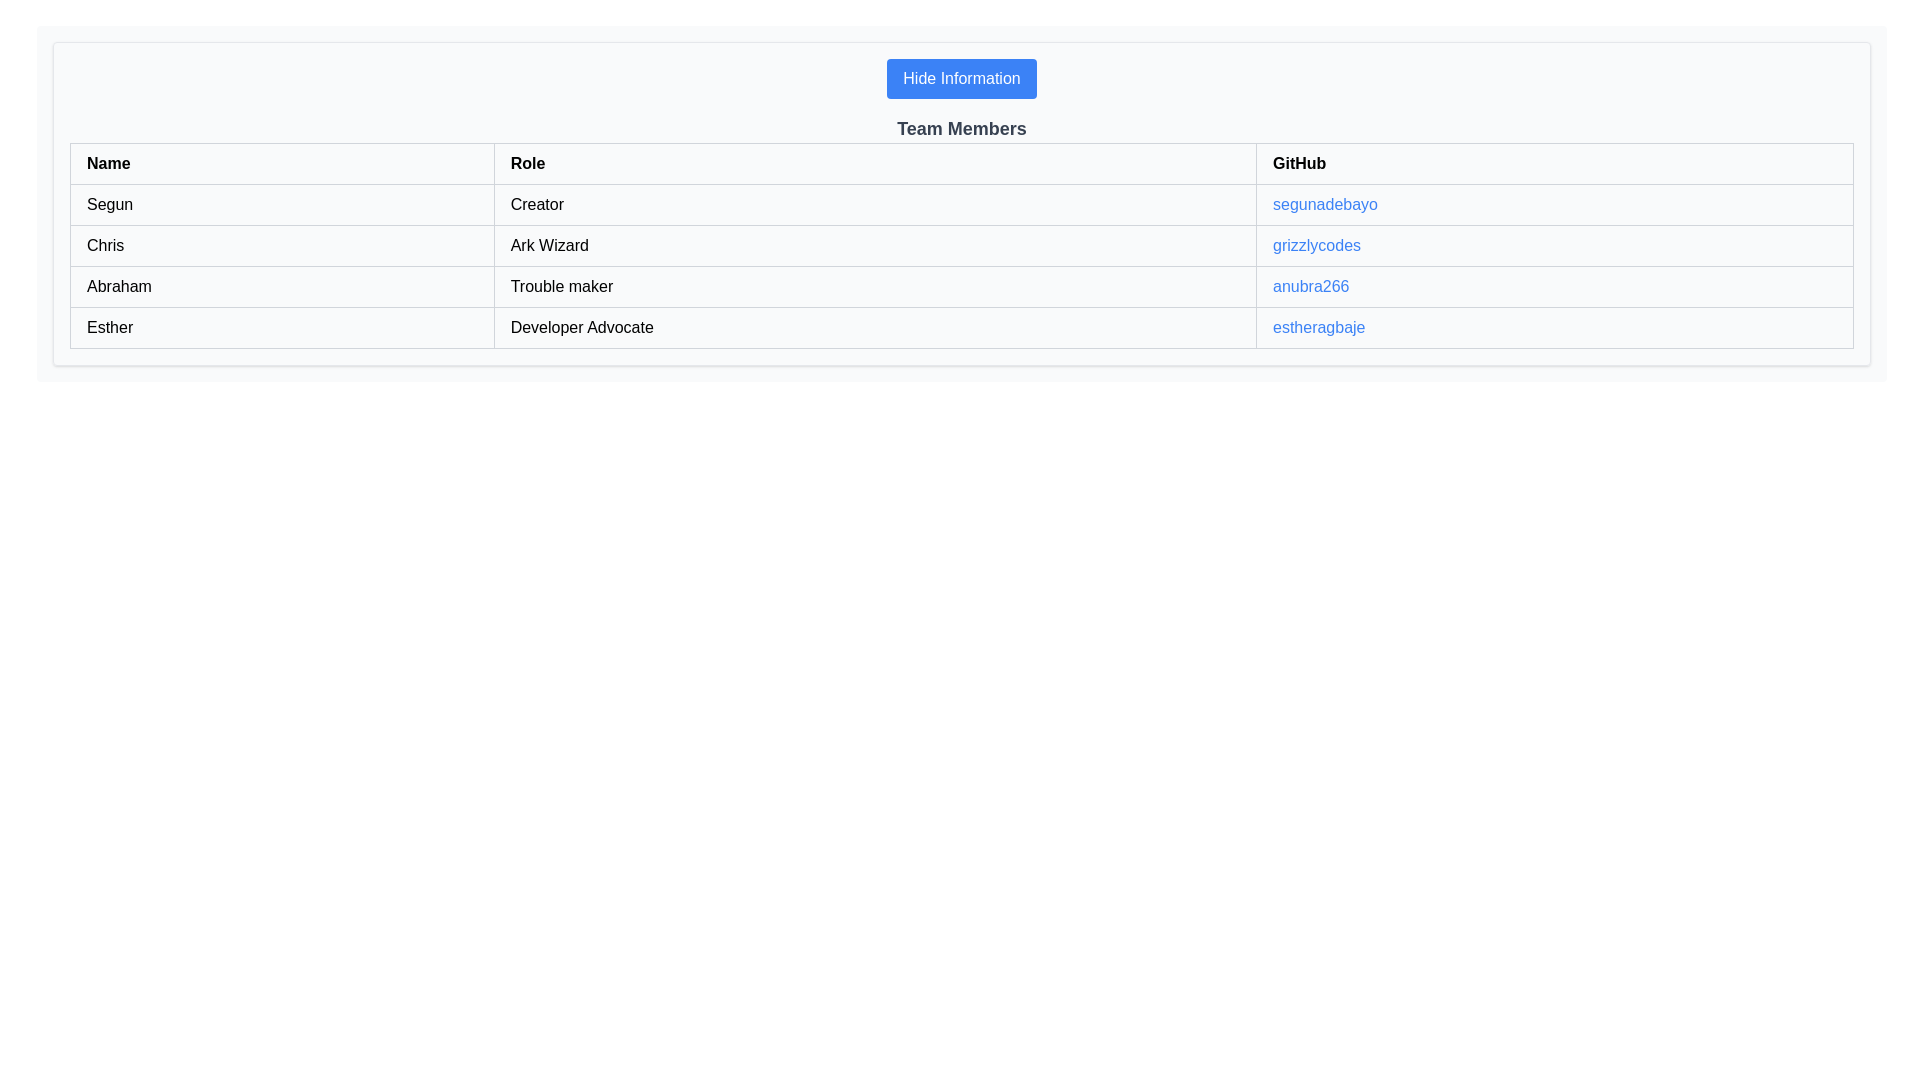  I want to click on the third row in the table that contains the name 'Abraham', role 'Trouble maker', and GitHub username 'anubra266', so click(961, 286).